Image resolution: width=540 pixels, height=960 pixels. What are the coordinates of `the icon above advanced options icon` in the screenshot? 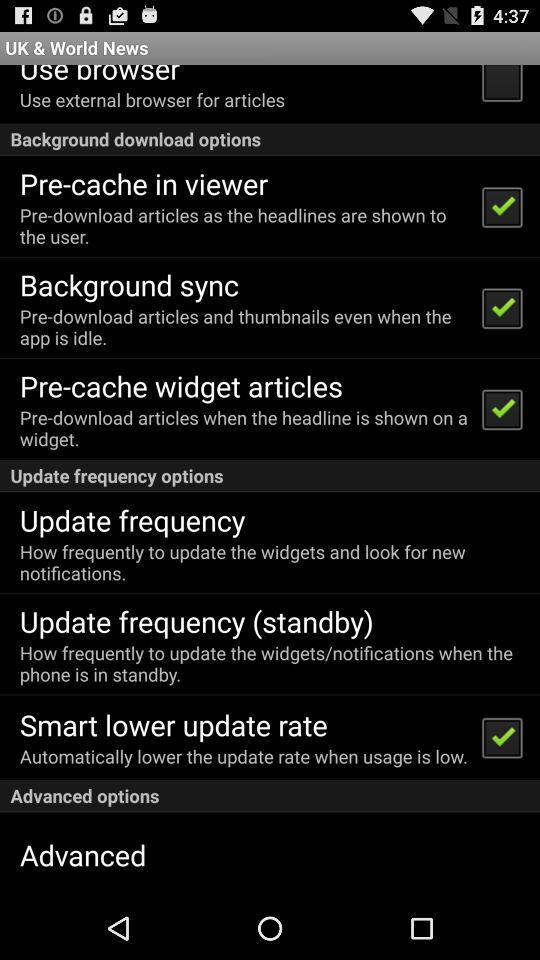 It's located at (243, 755).